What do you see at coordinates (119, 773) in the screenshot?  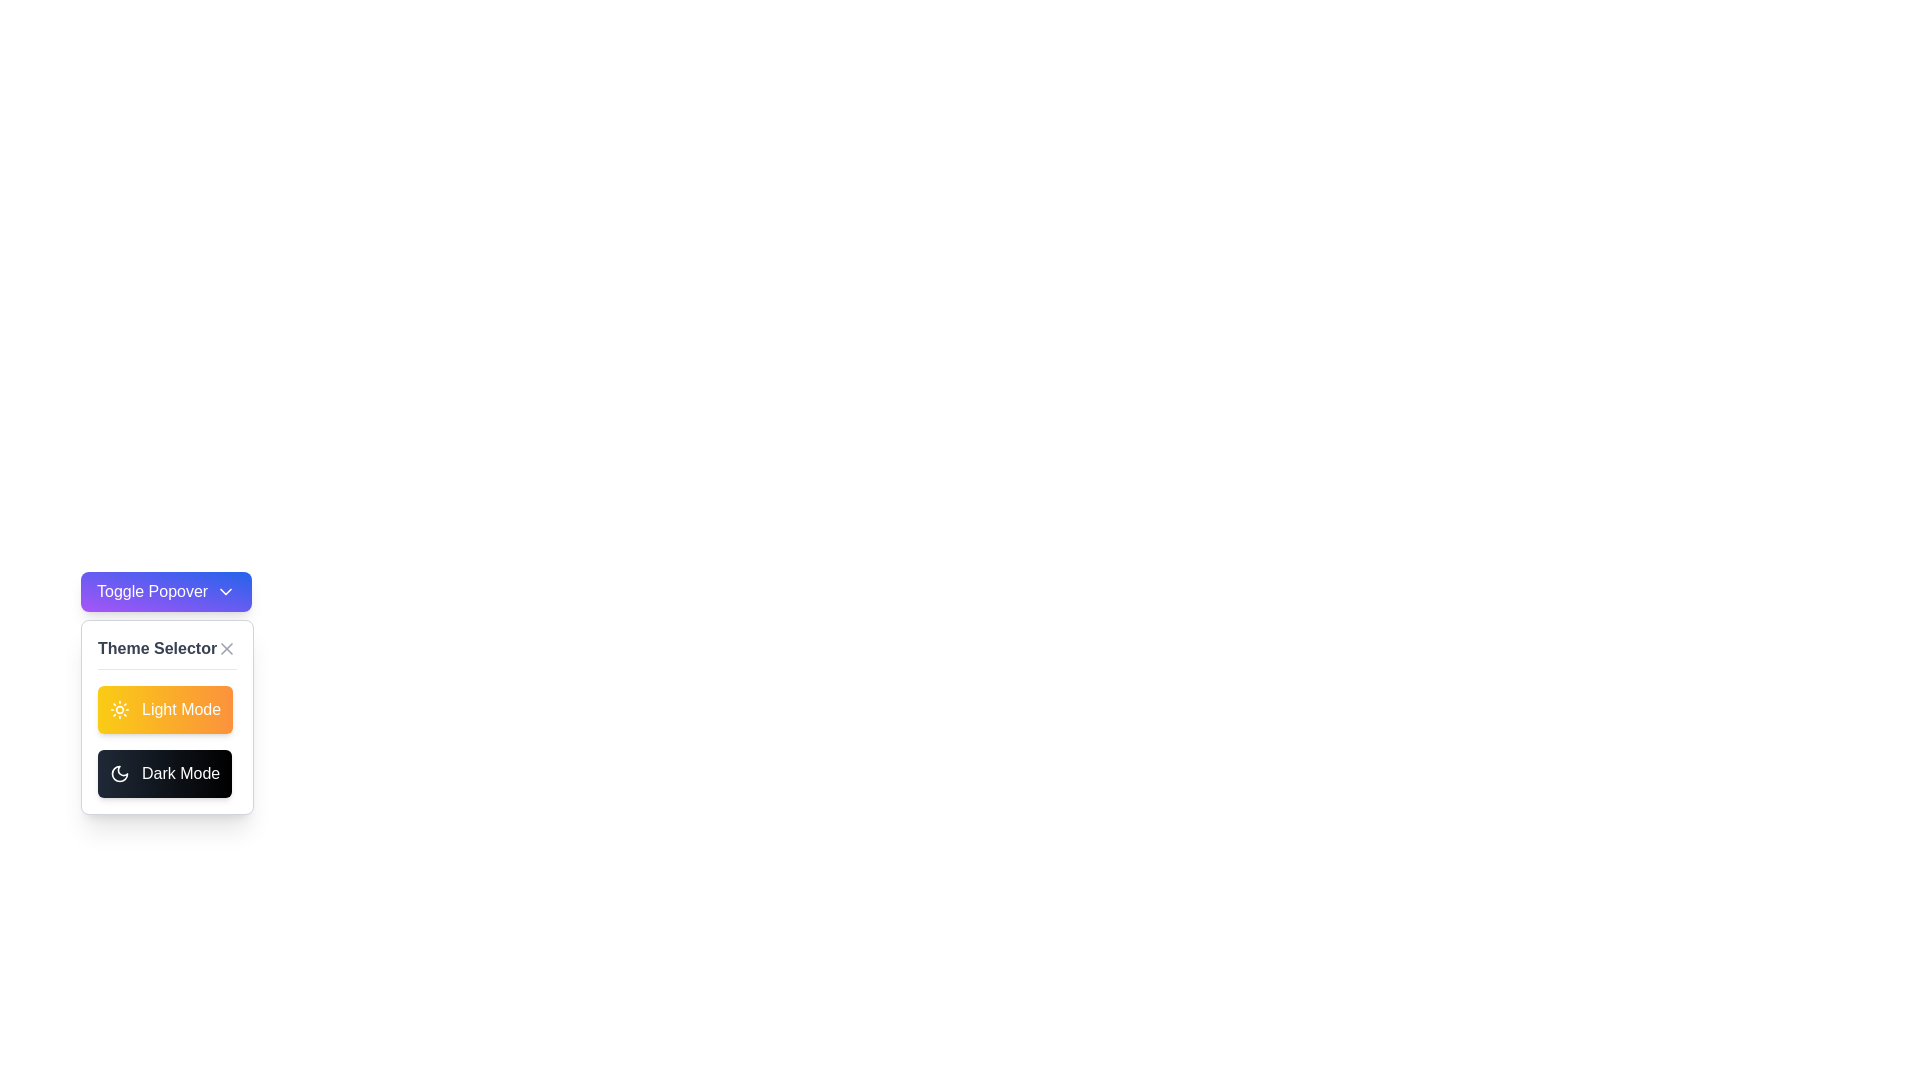 I see `the 'Dark Mode' button icon that represents the theme option within the dropdown menu` at bounding box center [119, 773].